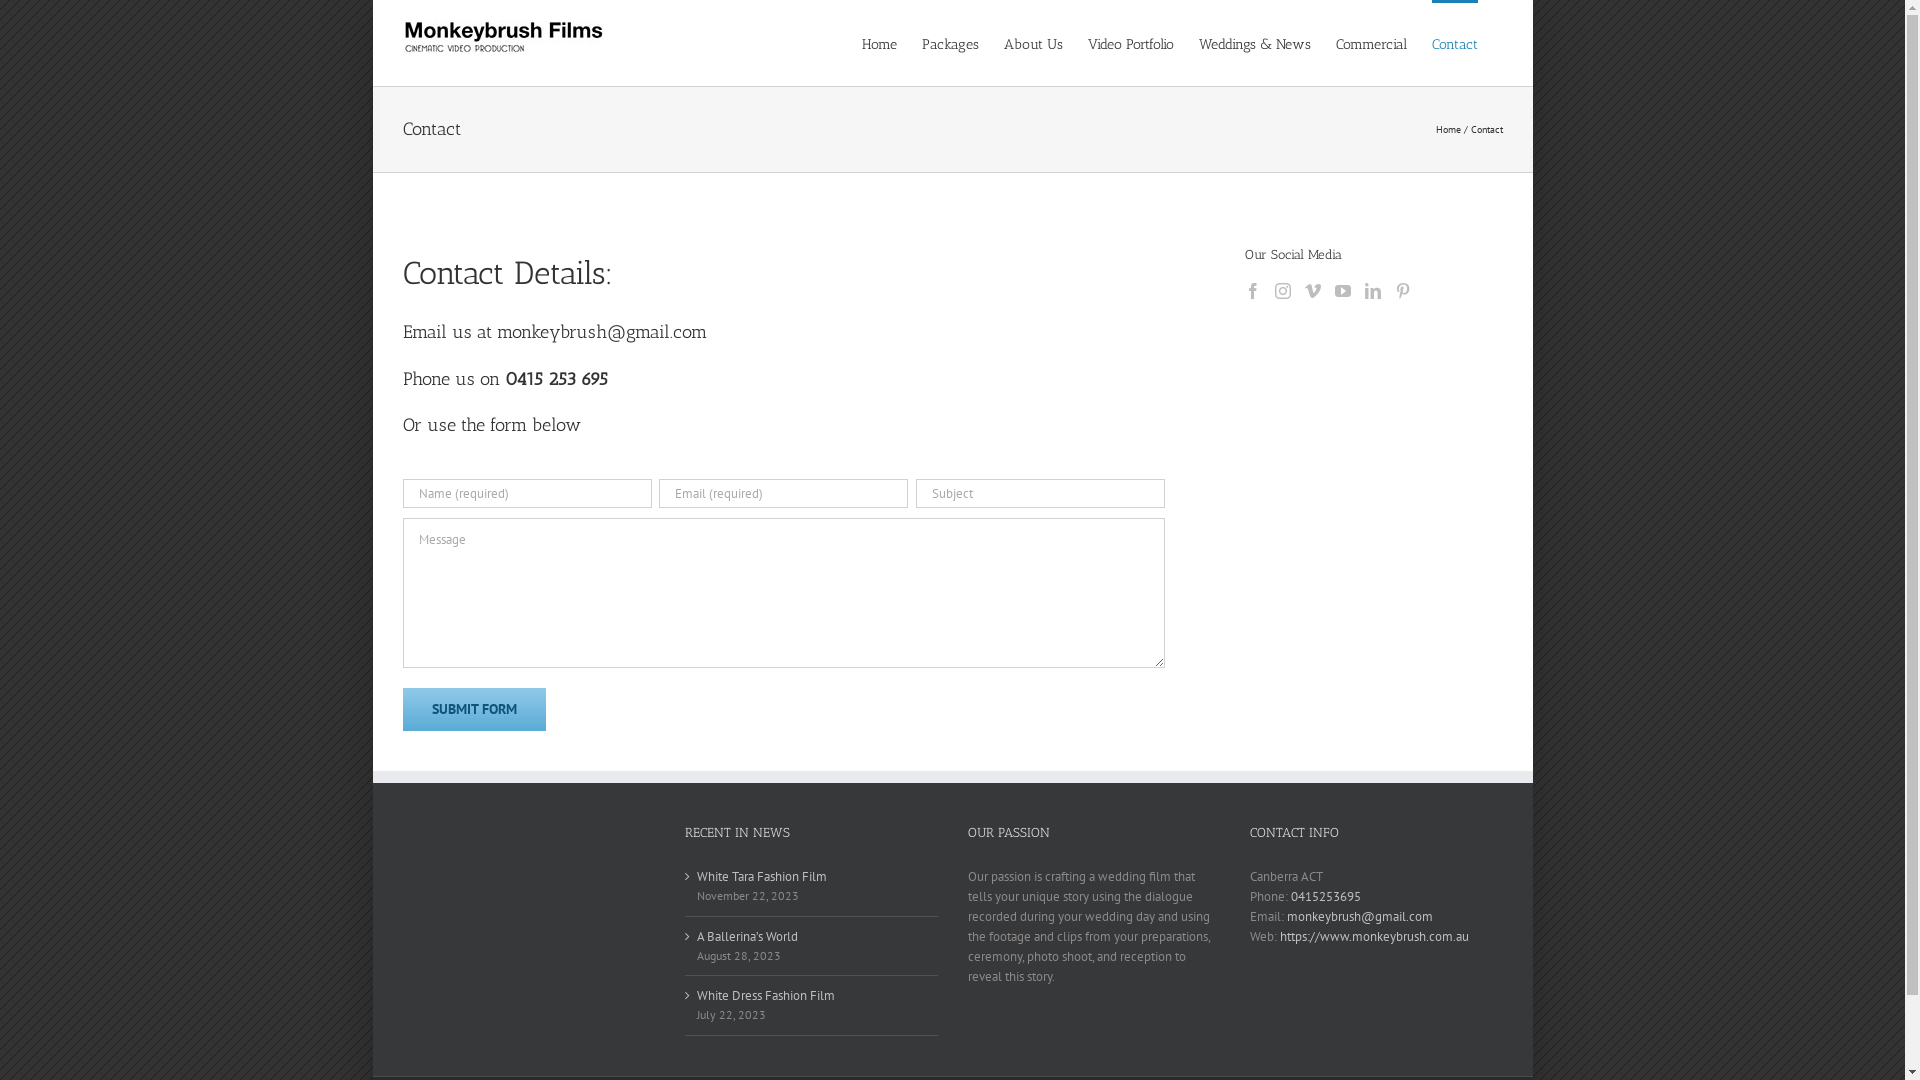 This screenshot has height=1080, width=1920. What do you see at coordinates (1448, 129) in the screenshot?
I see `'Home'` at bounding box center [1448, 129].